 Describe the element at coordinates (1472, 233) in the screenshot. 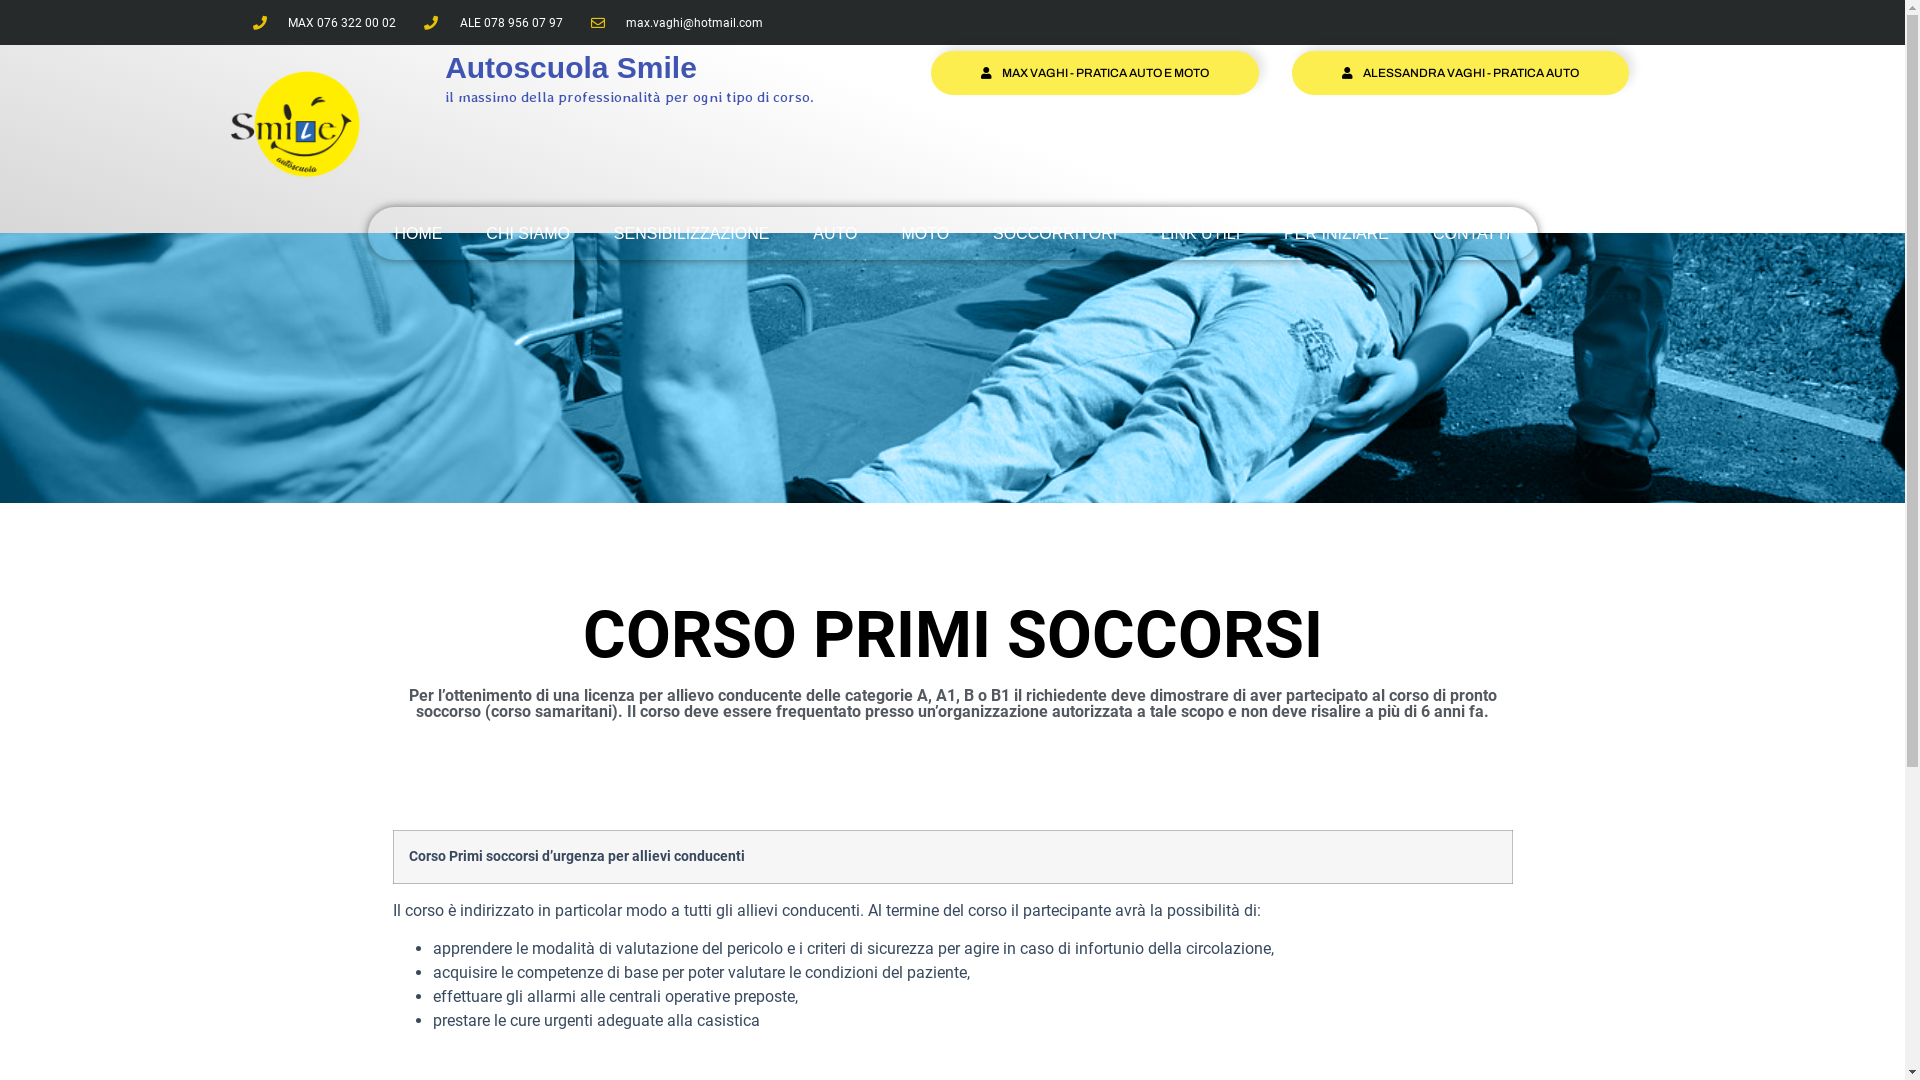

I see `'CONTATTI'` at that location.